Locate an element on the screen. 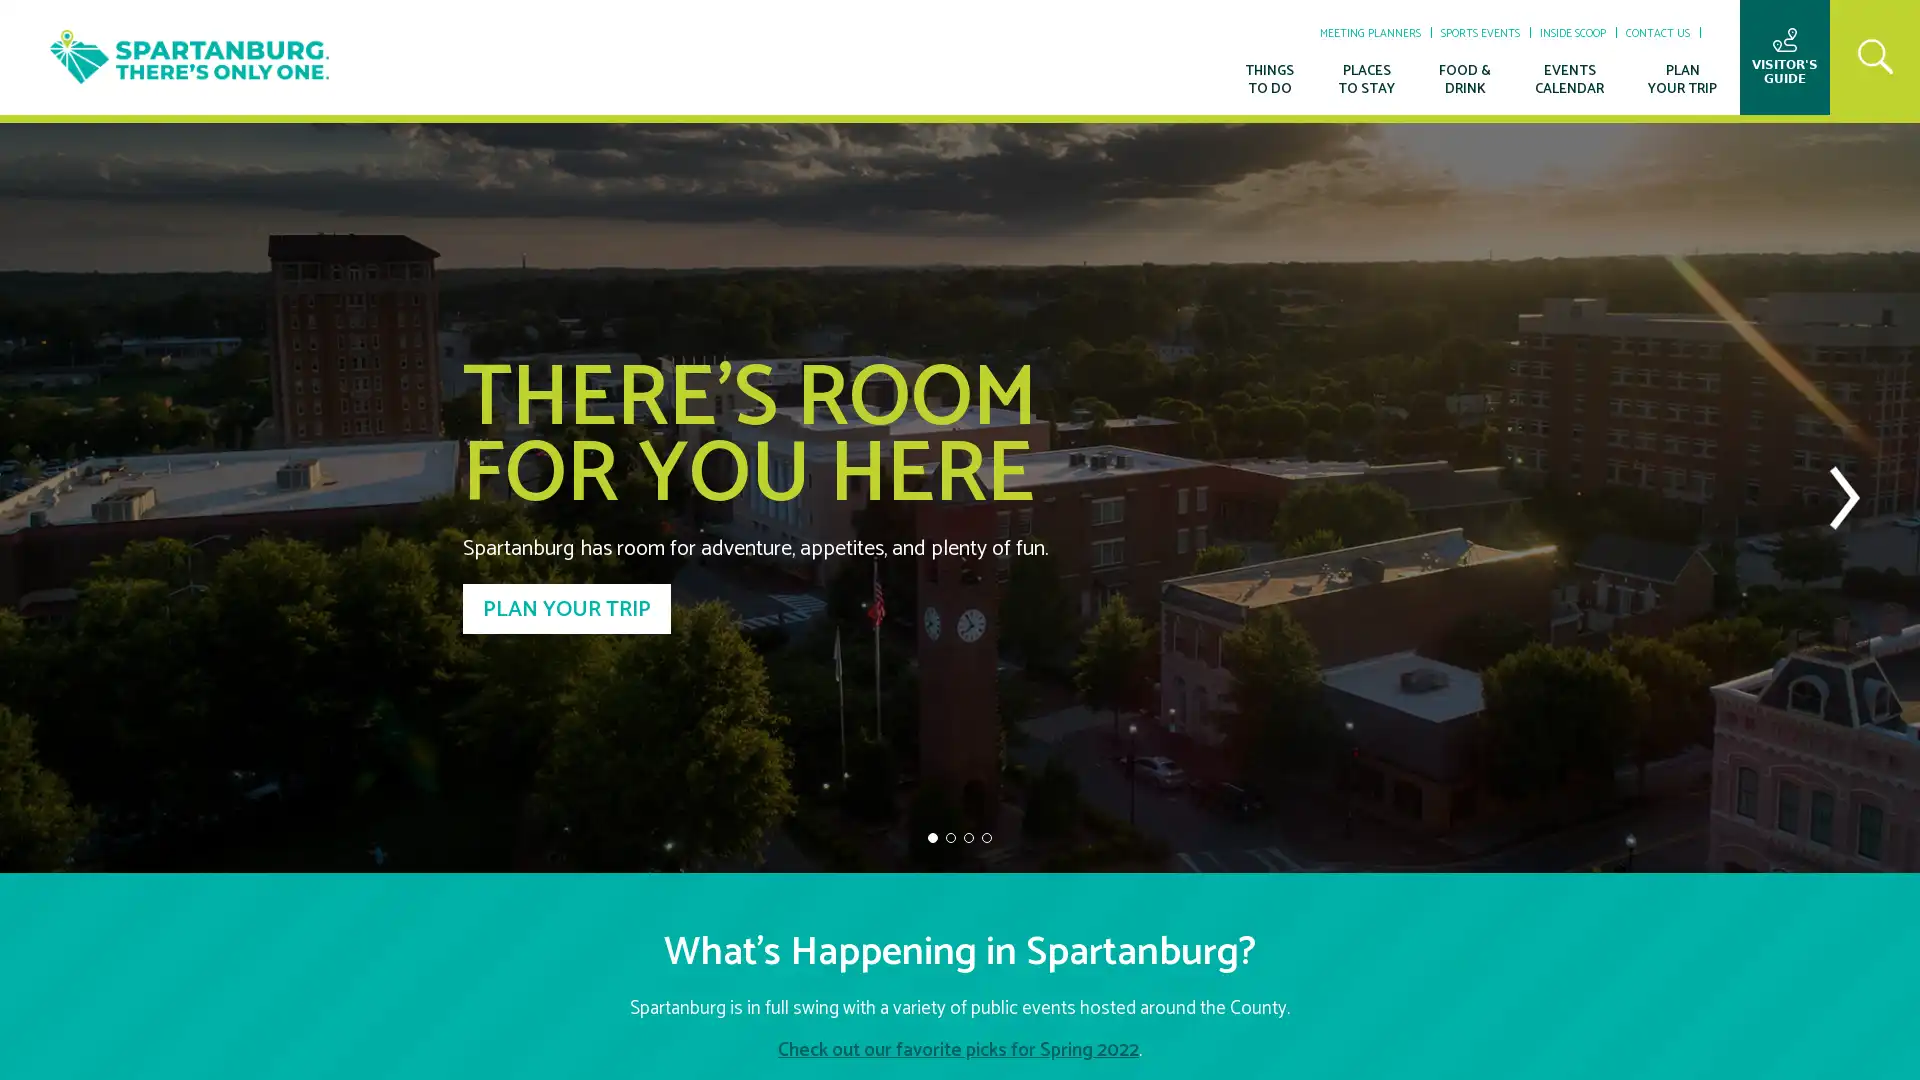  Next is located at coordinates (1843, 496).